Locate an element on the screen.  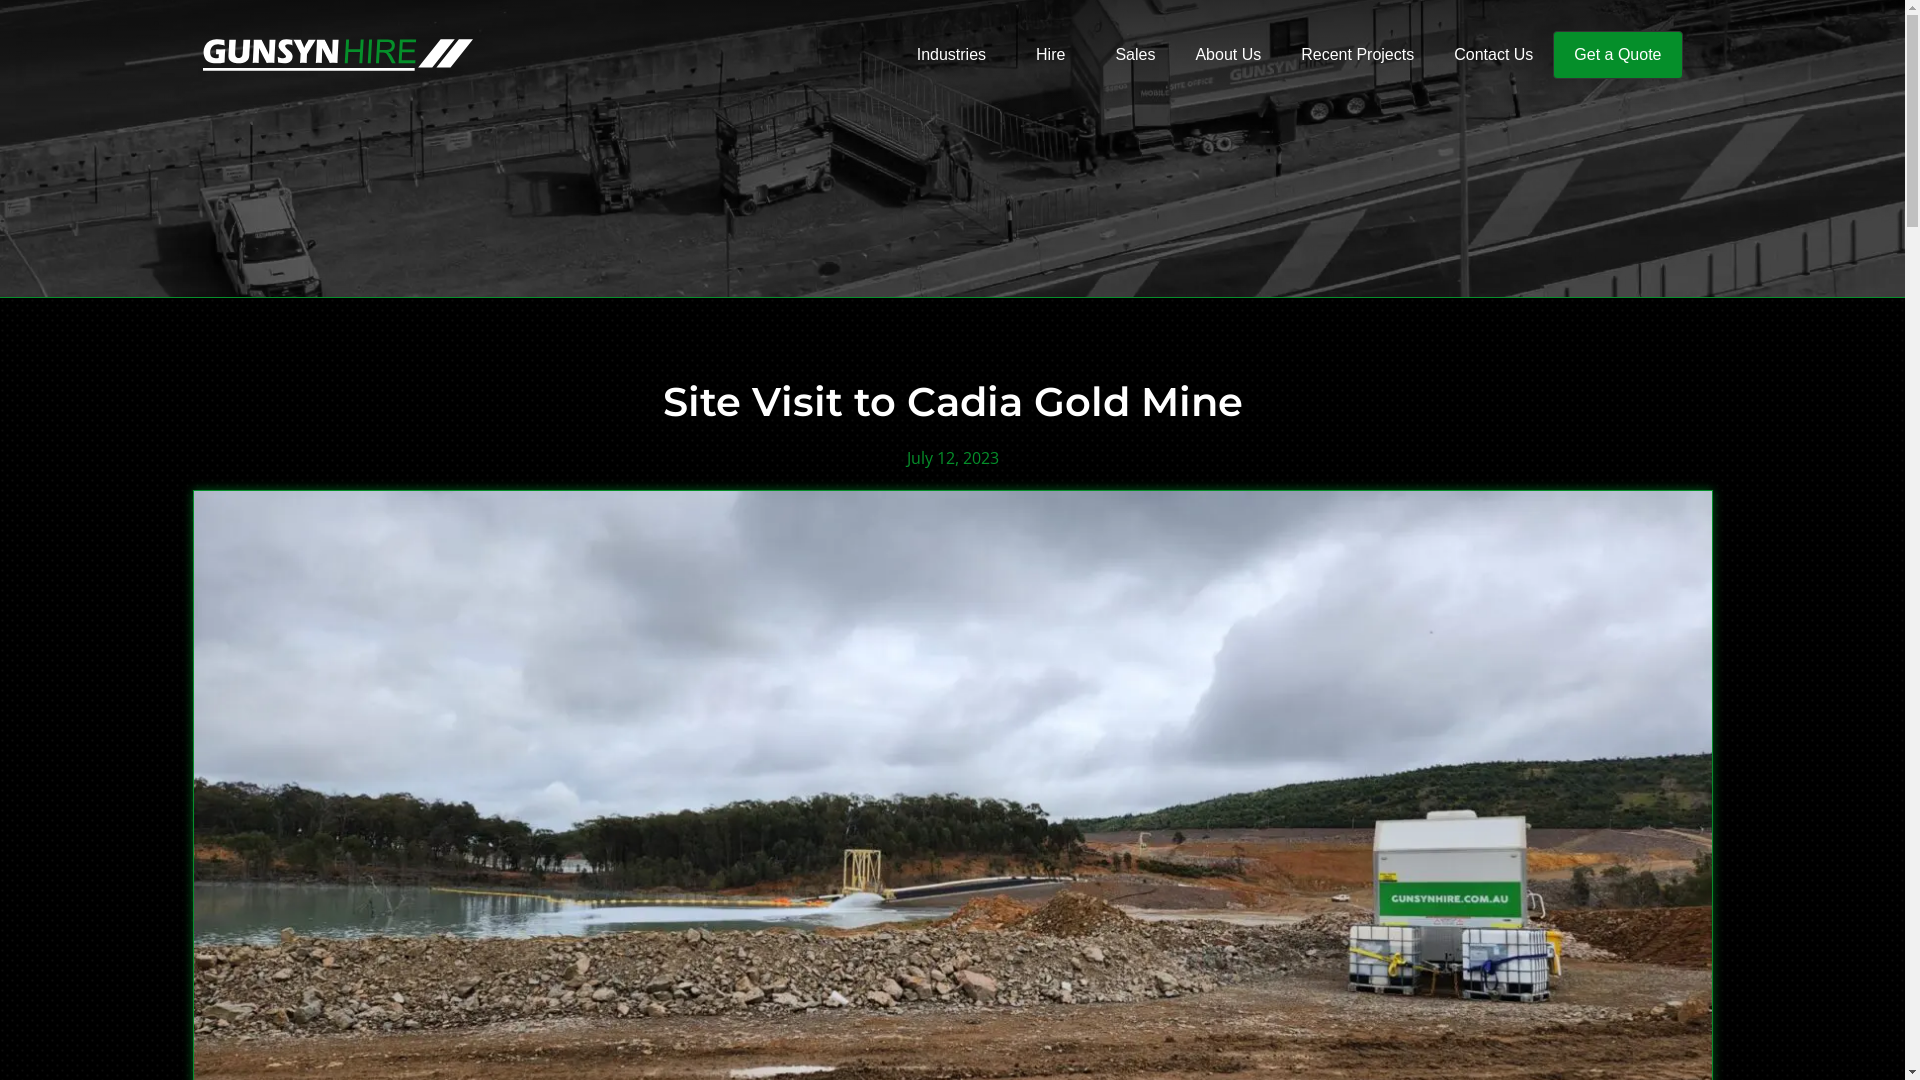
'Contact Us' is located at coordinates (1493, 53).